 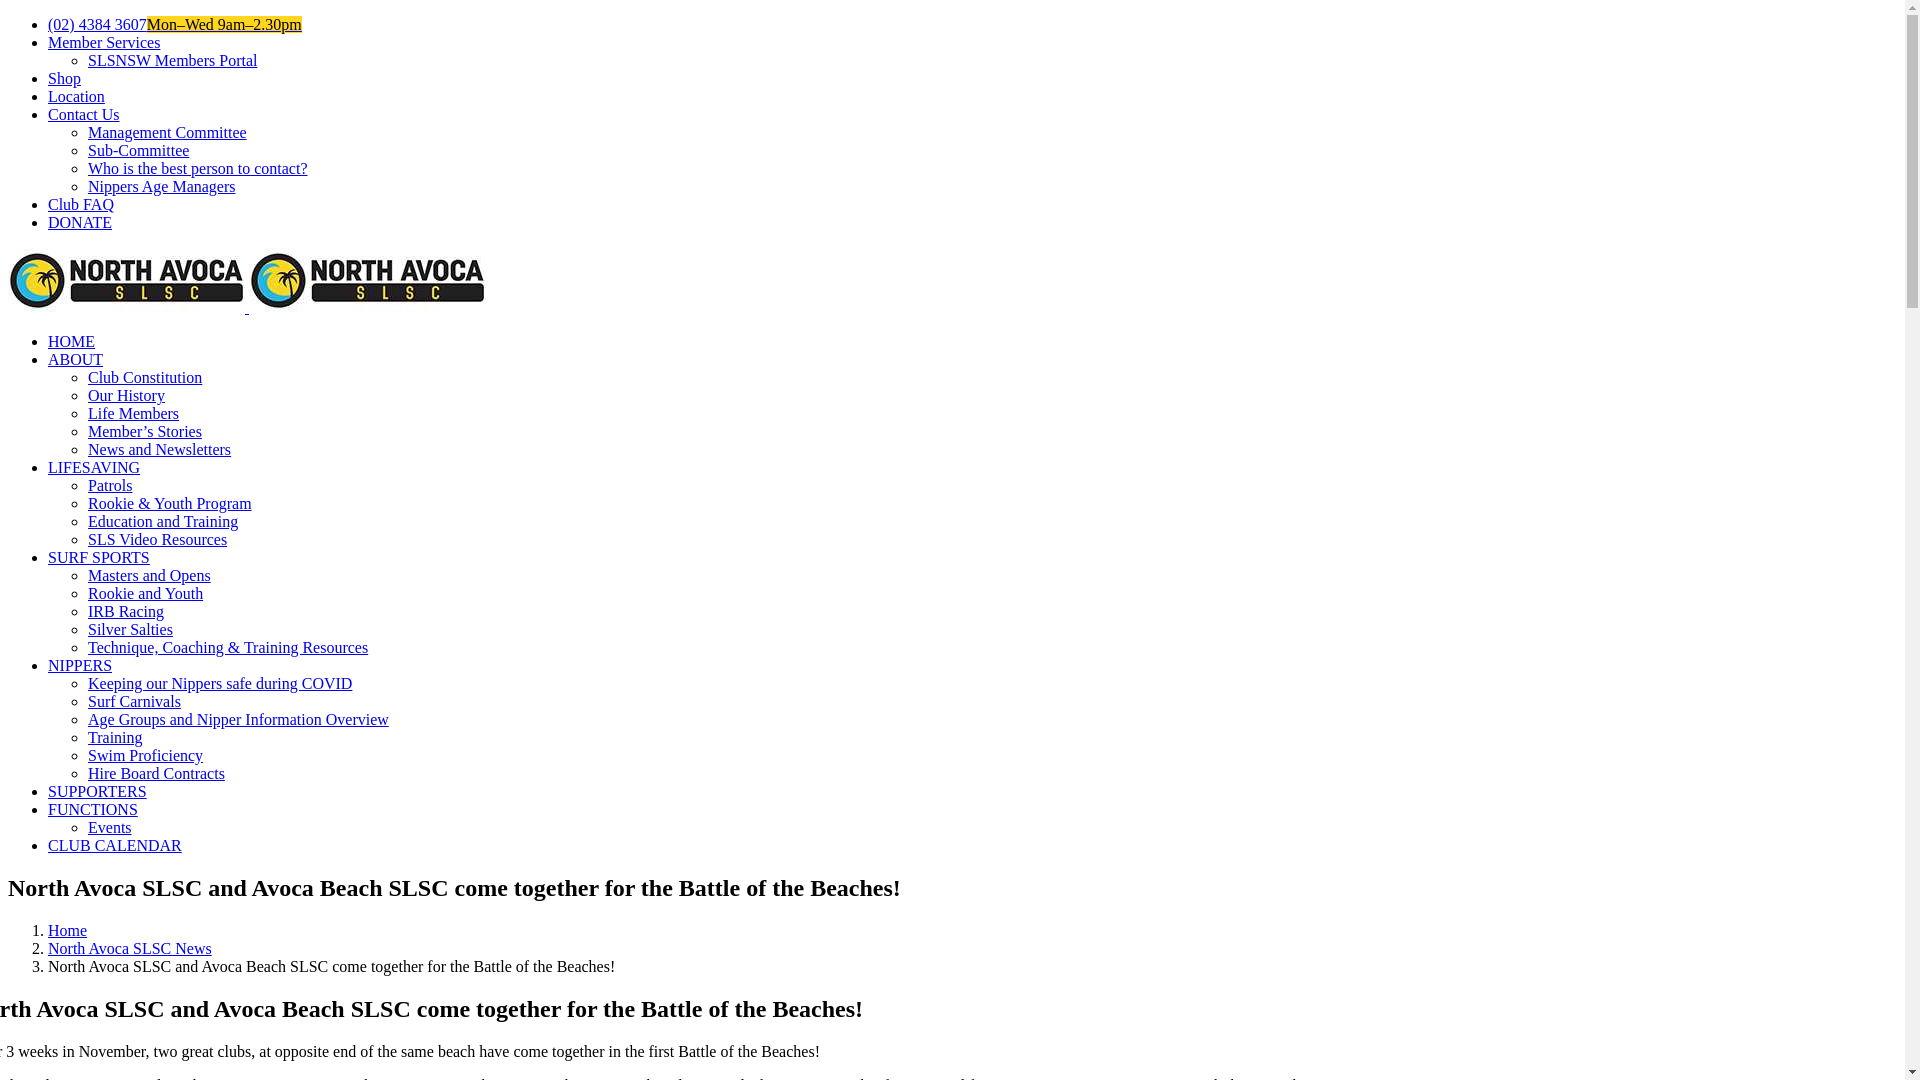 What do you see at coordinates (133, 700) in the screenshot?
I see `'Surf Carnivals'` at bounding box center [133, 700].